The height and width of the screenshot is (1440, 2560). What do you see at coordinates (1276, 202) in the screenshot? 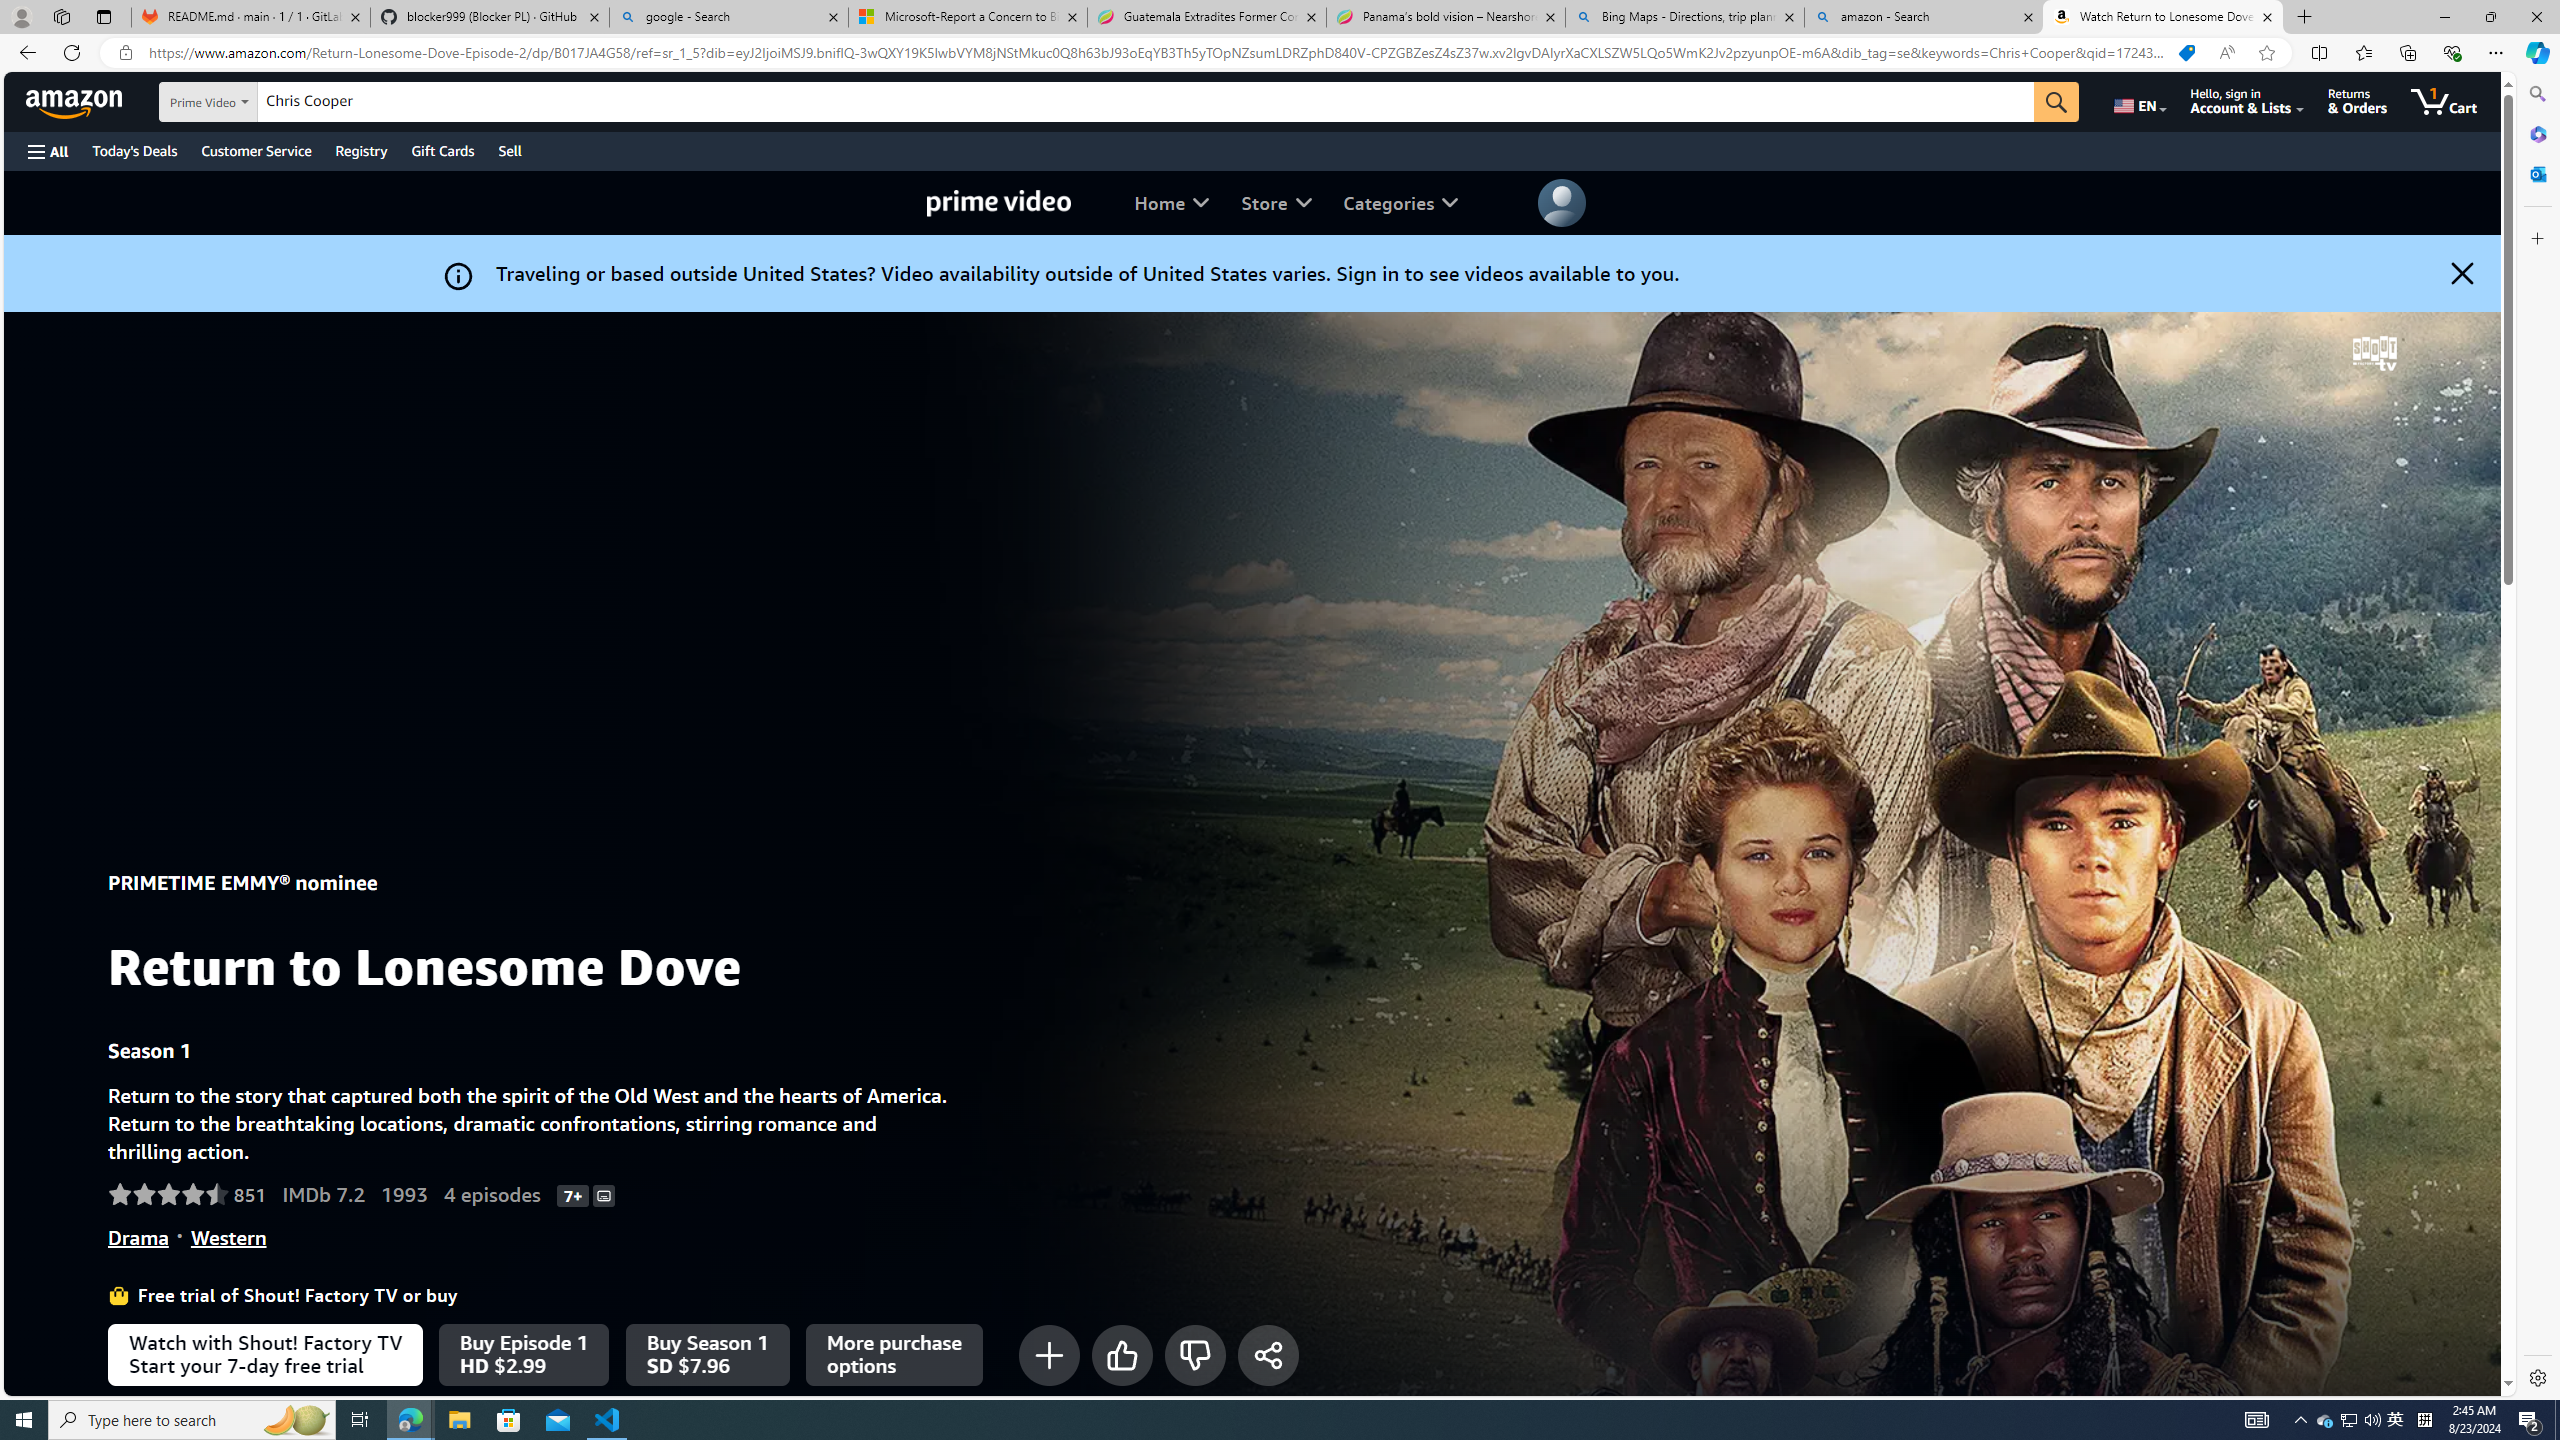
I see `'Store'` at bounding box center [1276, 202].